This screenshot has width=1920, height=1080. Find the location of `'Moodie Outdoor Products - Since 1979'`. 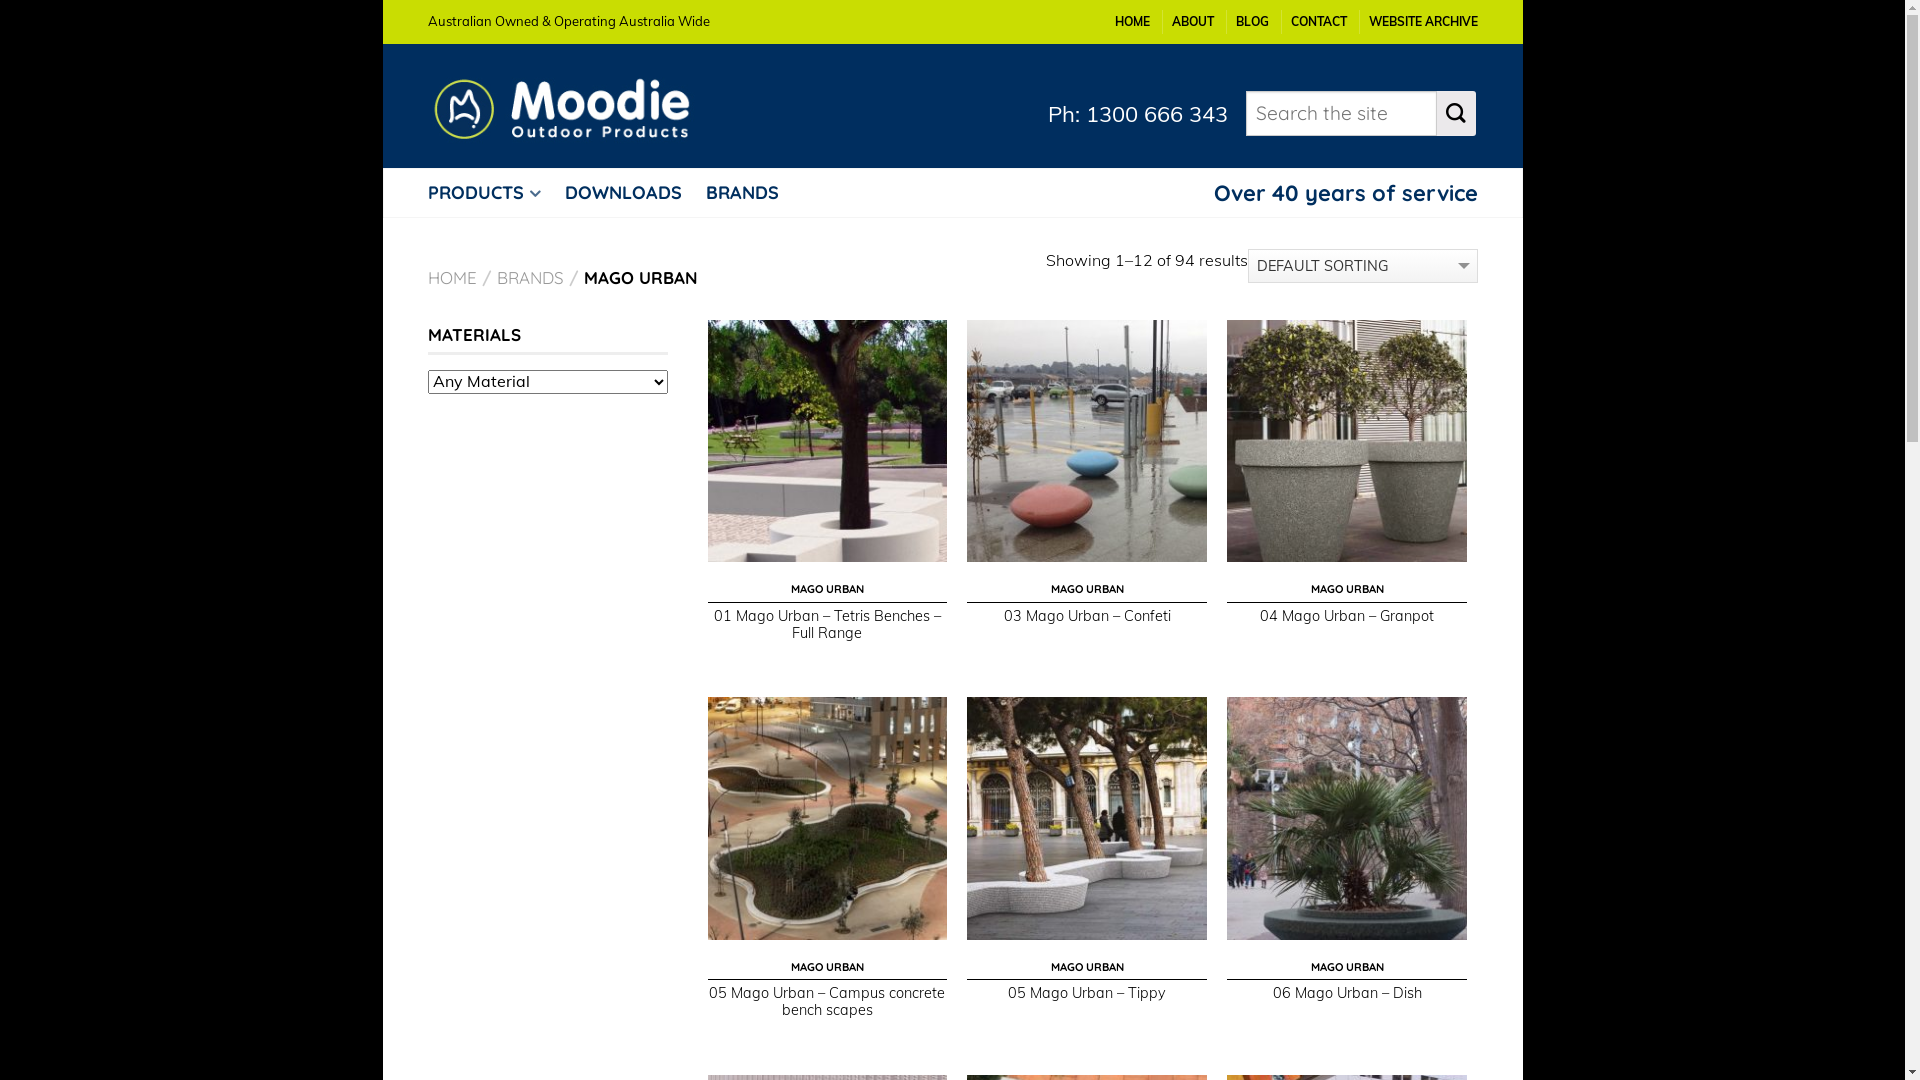

'Moodie Outdoor Products - Since 1979' is located at coordinates (576, 104).